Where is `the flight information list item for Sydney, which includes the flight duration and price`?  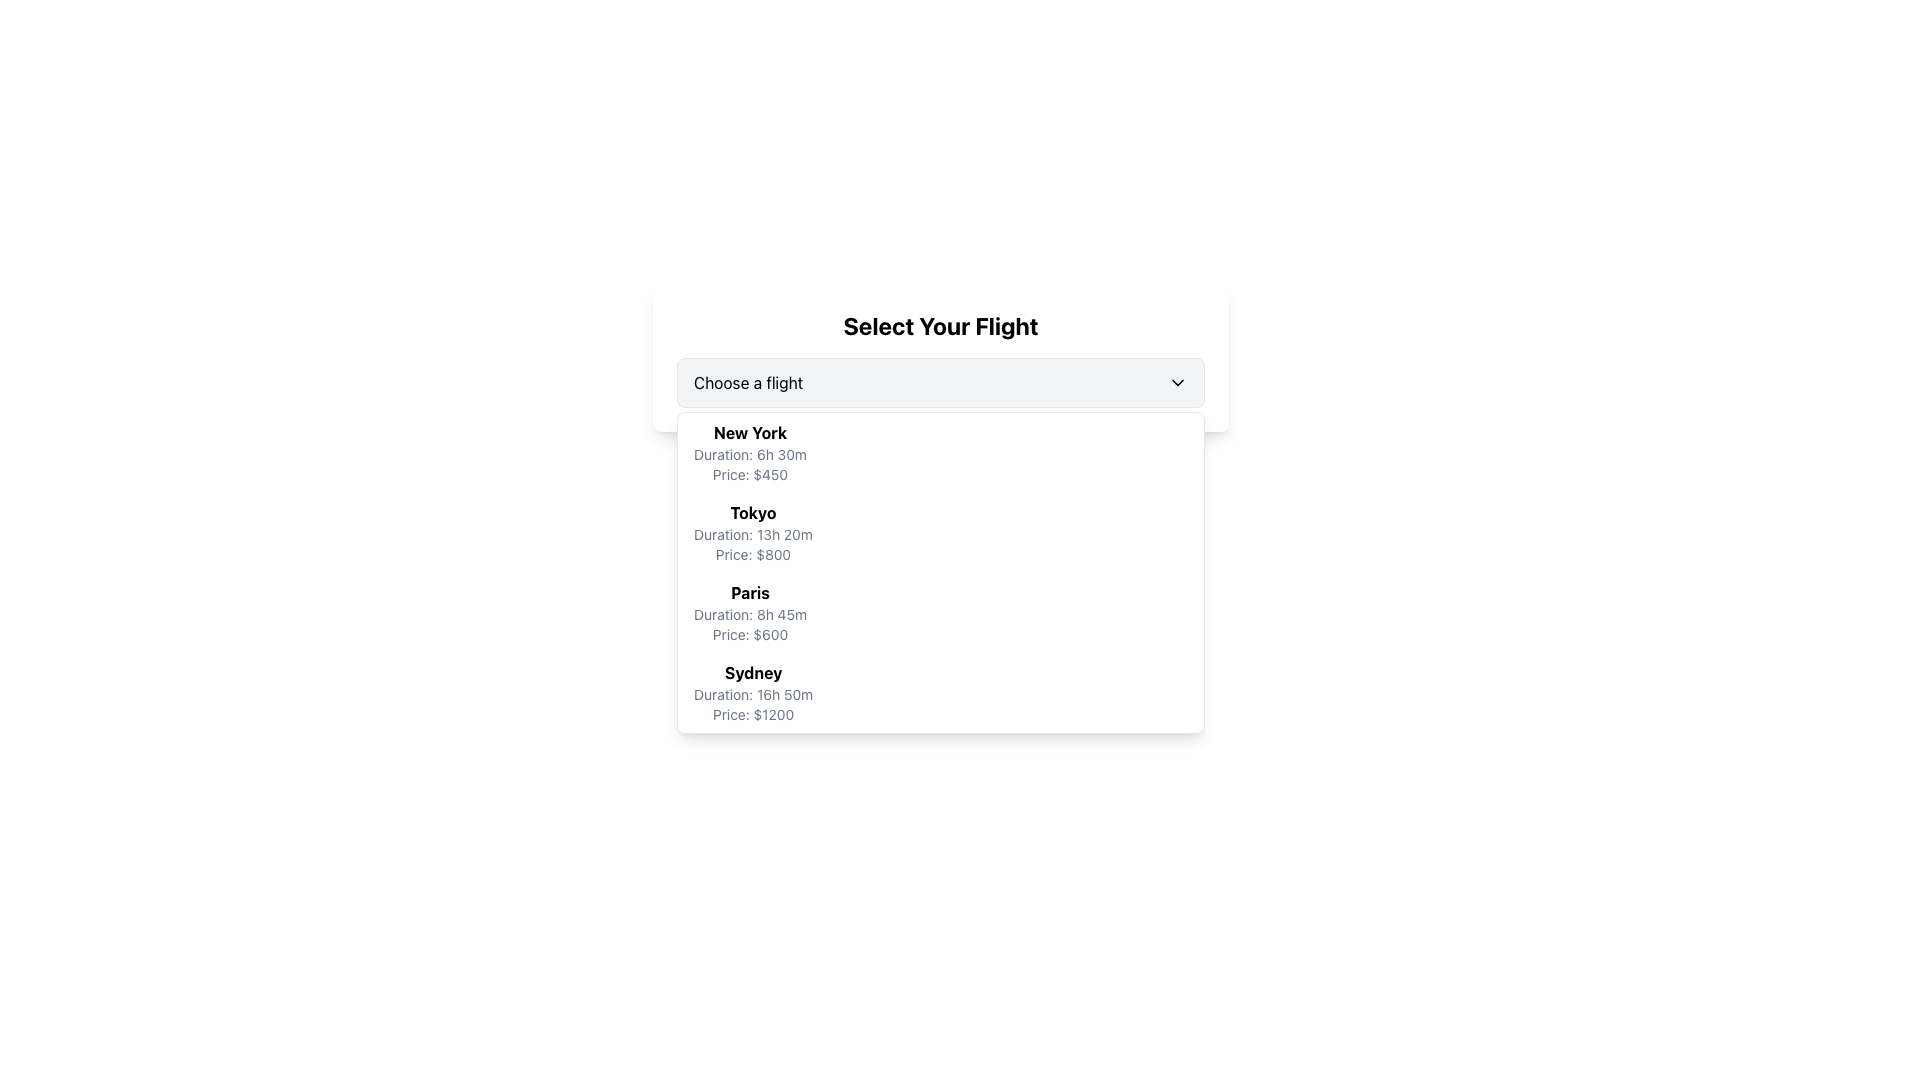 the flight information list item for Sydney, which includes the flight duration and price is located at coordinates (752, 692).